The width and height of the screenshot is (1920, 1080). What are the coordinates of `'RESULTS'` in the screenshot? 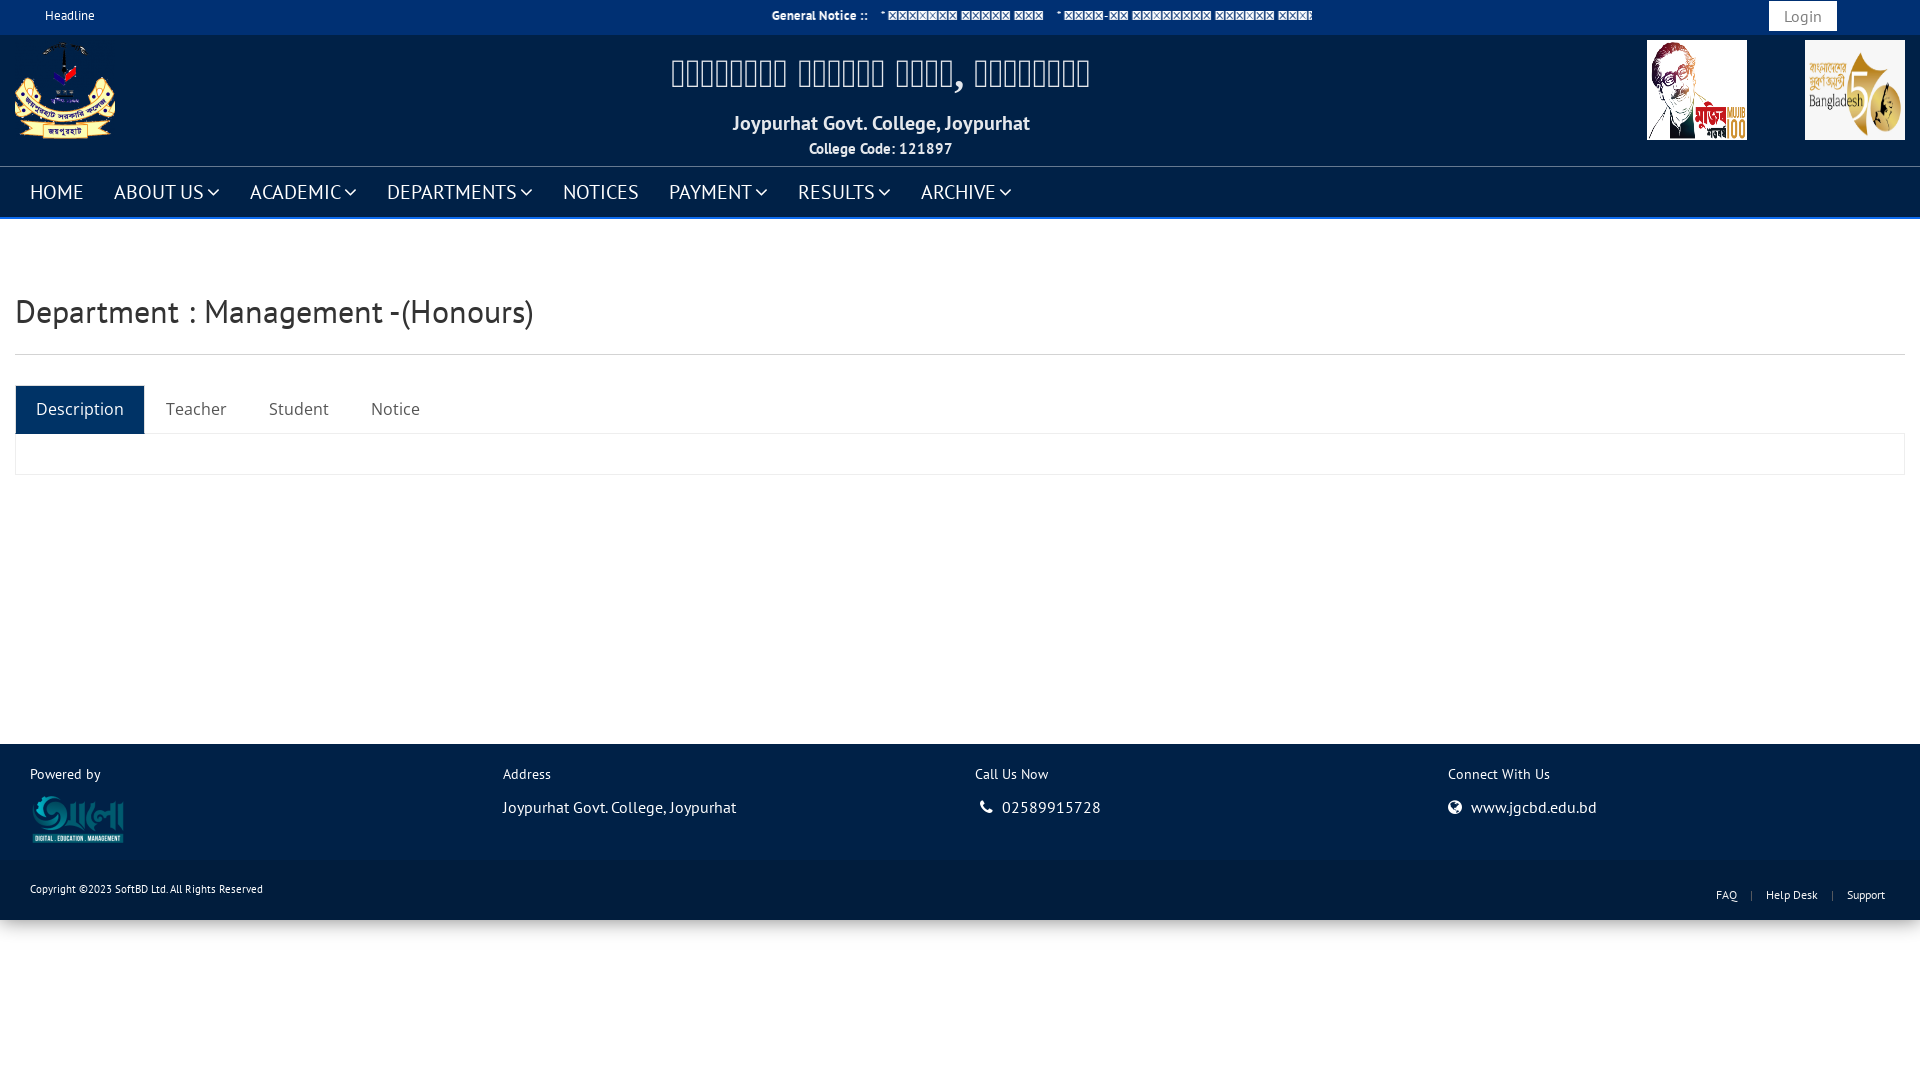 It's located at (781, 191).